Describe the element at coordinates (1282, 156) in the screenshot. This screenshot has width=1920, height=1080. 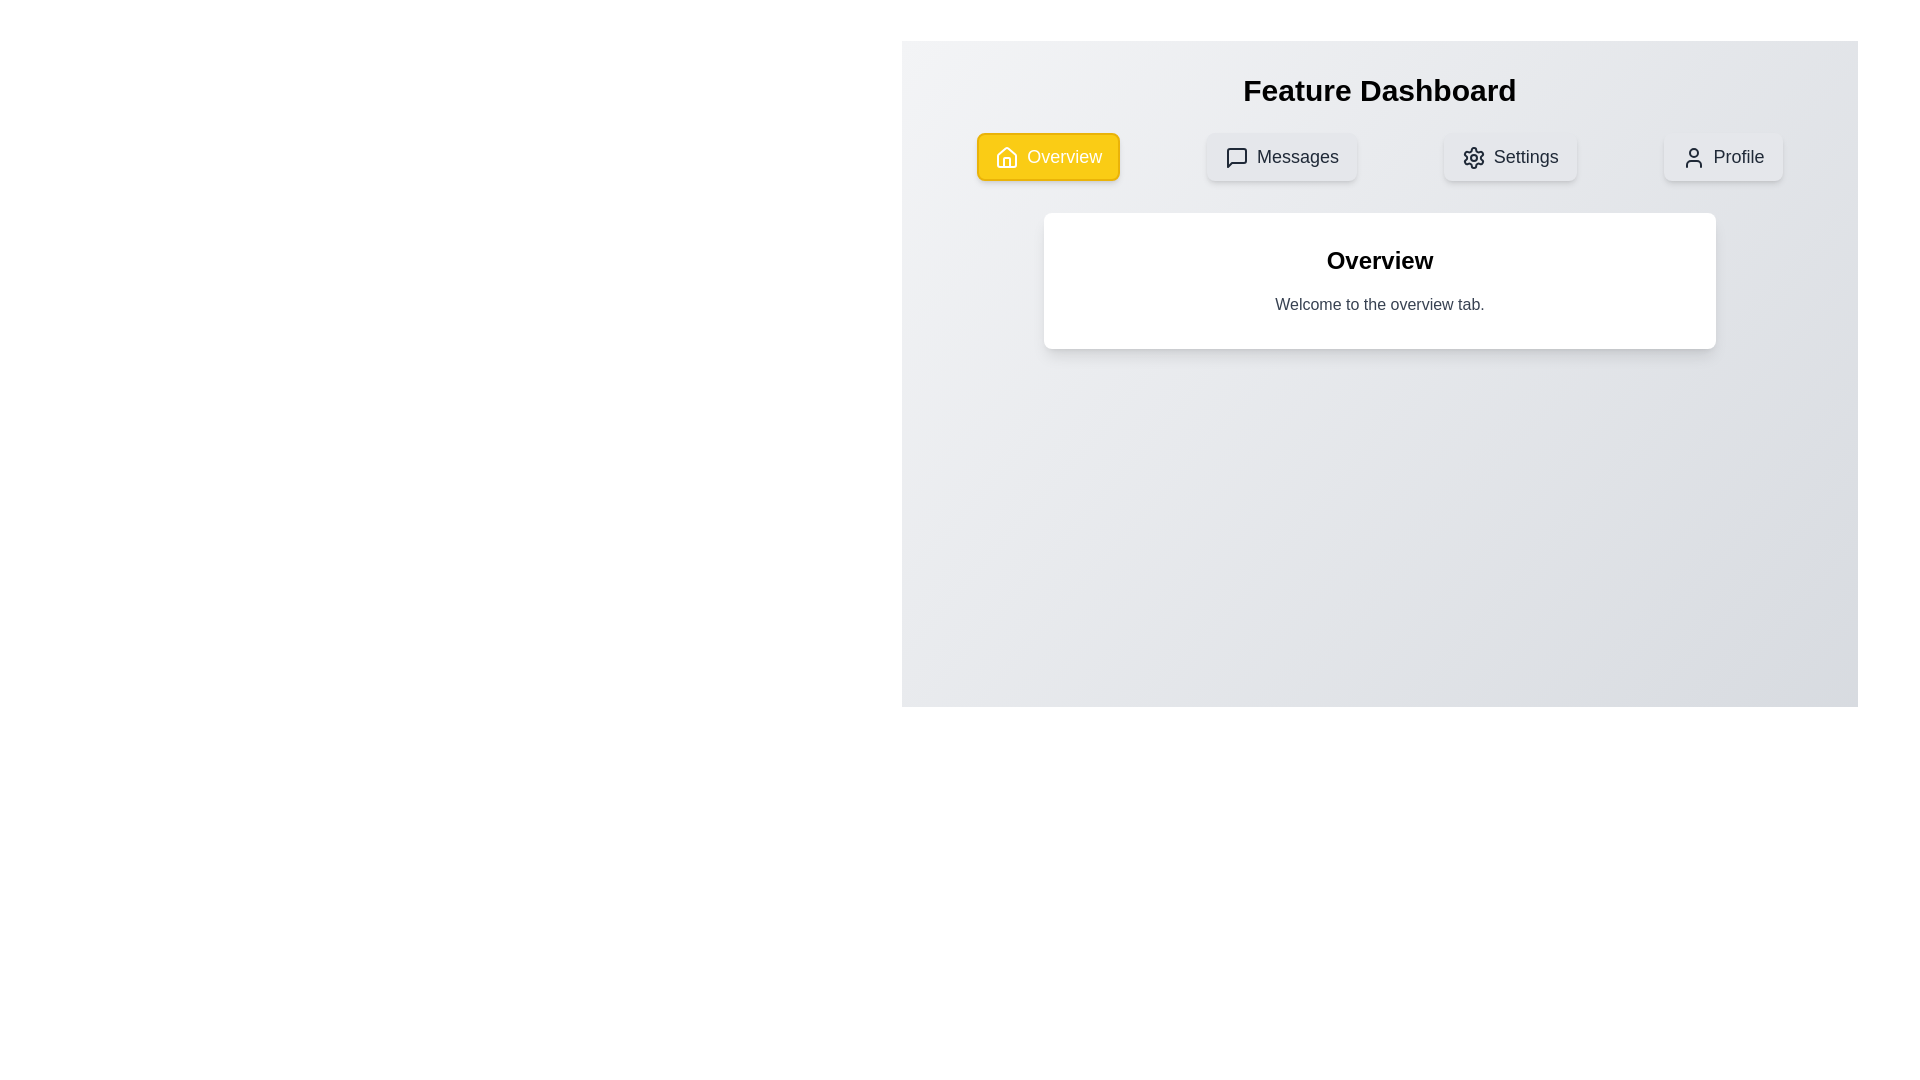
I see `the Messages tab by clicking the corresponding navigation button` at that location.